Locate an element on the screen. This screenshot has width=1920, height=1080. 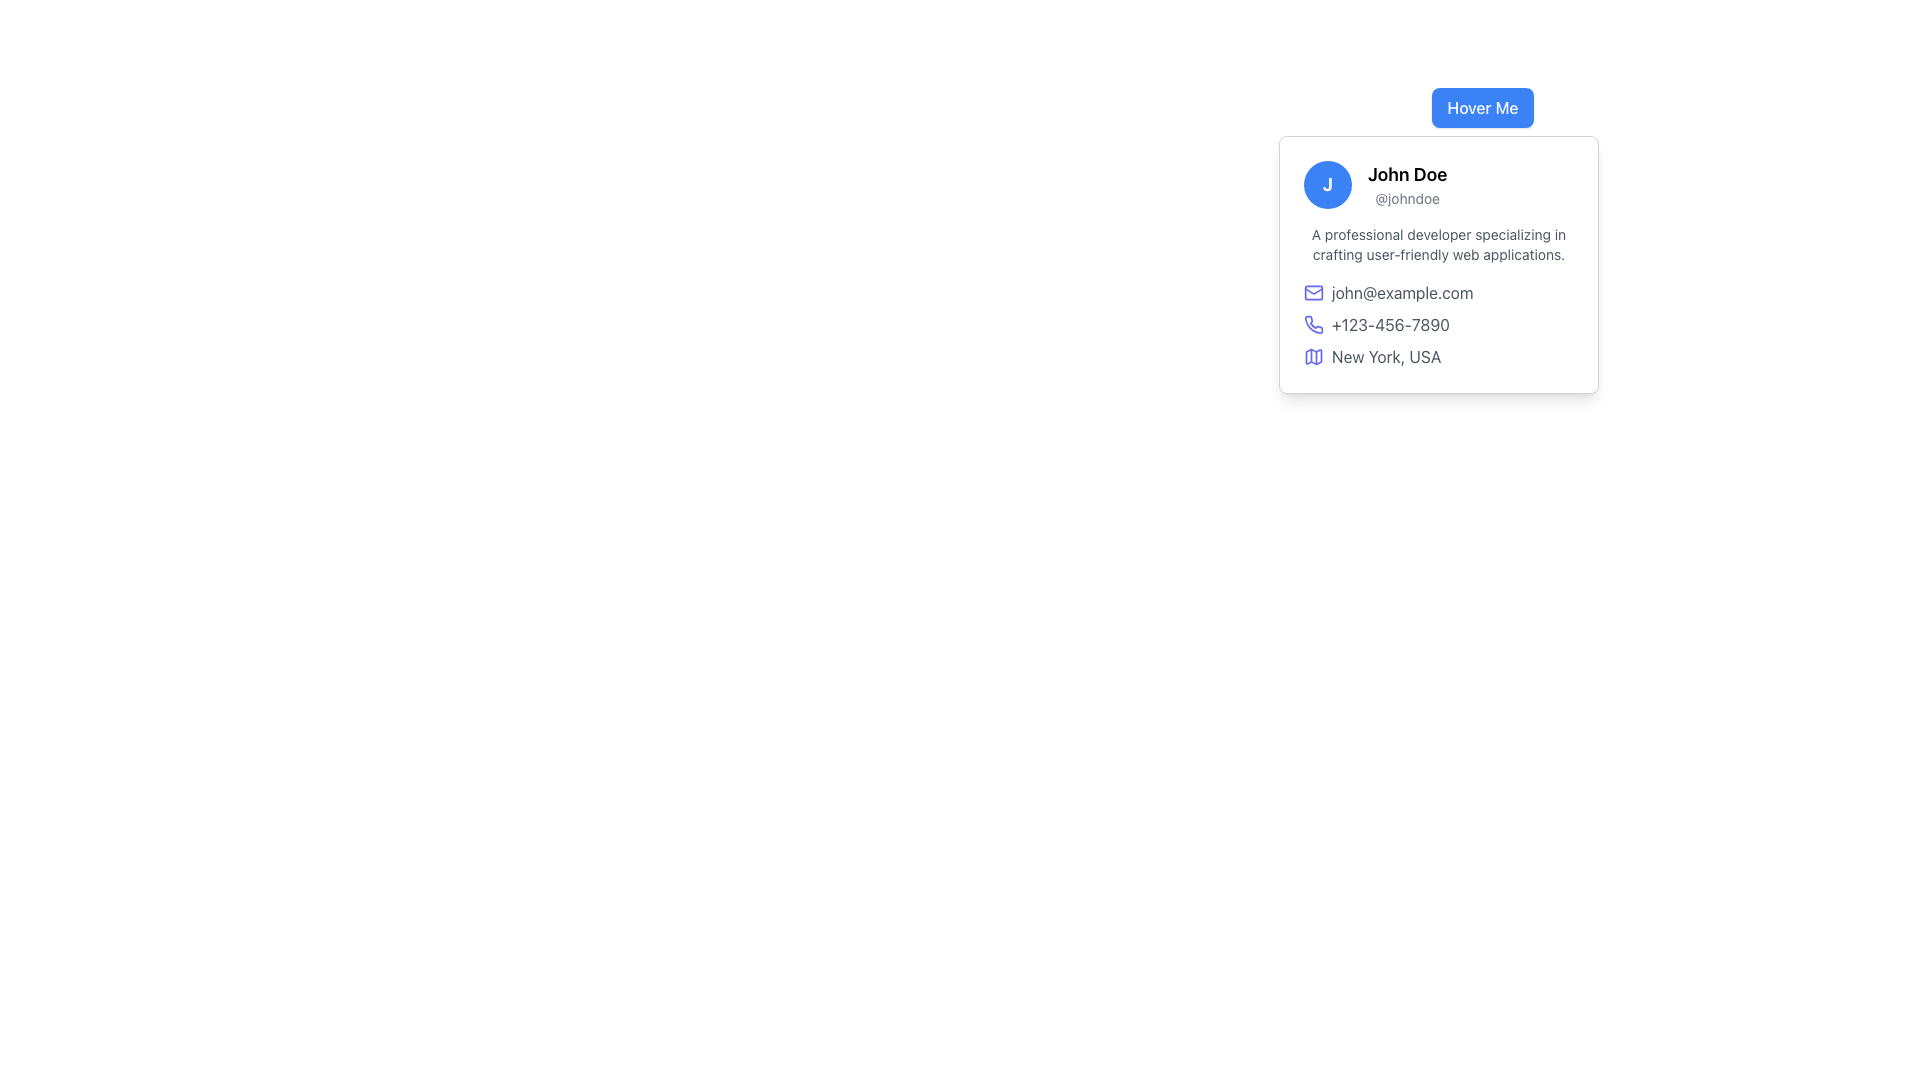
the contact information block's interactive elements such as email, phone number, or map icons located within the card structure in the top-left section of the interface is located at coordinates (1438, 323).